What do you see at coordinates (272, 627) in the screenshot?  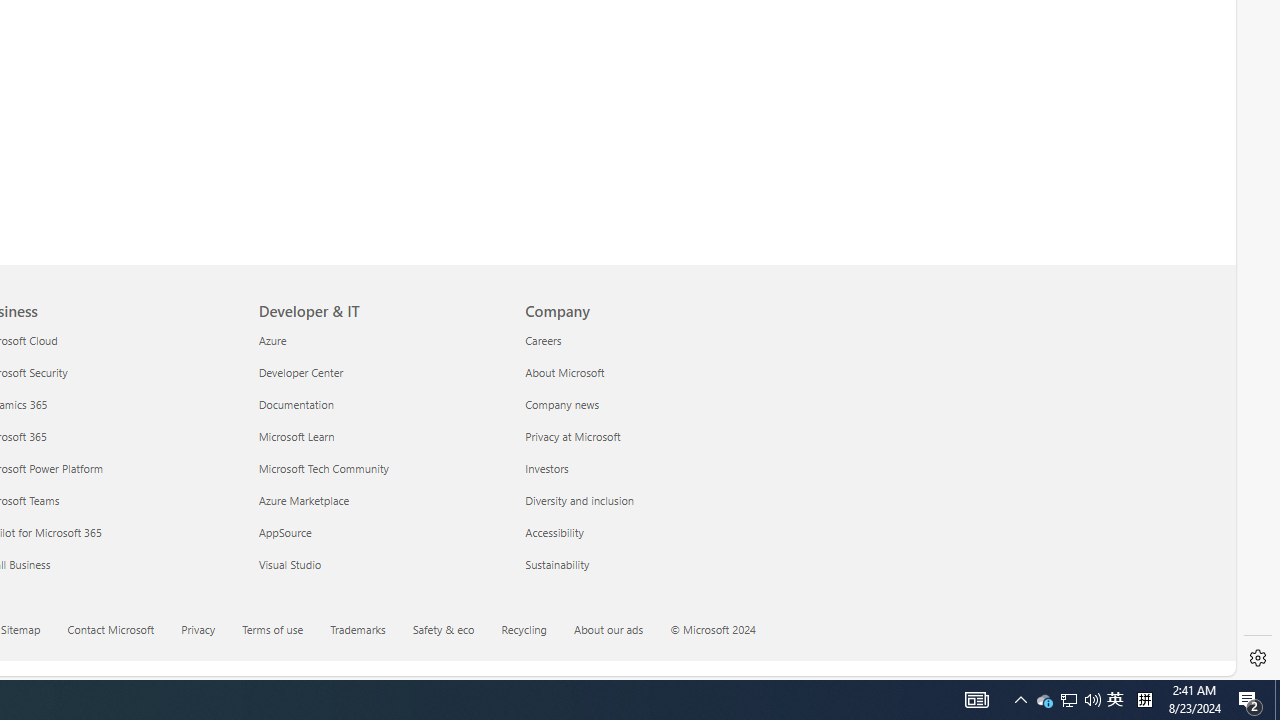 I see `'Terms of use'` at bounding box center [272, 627].